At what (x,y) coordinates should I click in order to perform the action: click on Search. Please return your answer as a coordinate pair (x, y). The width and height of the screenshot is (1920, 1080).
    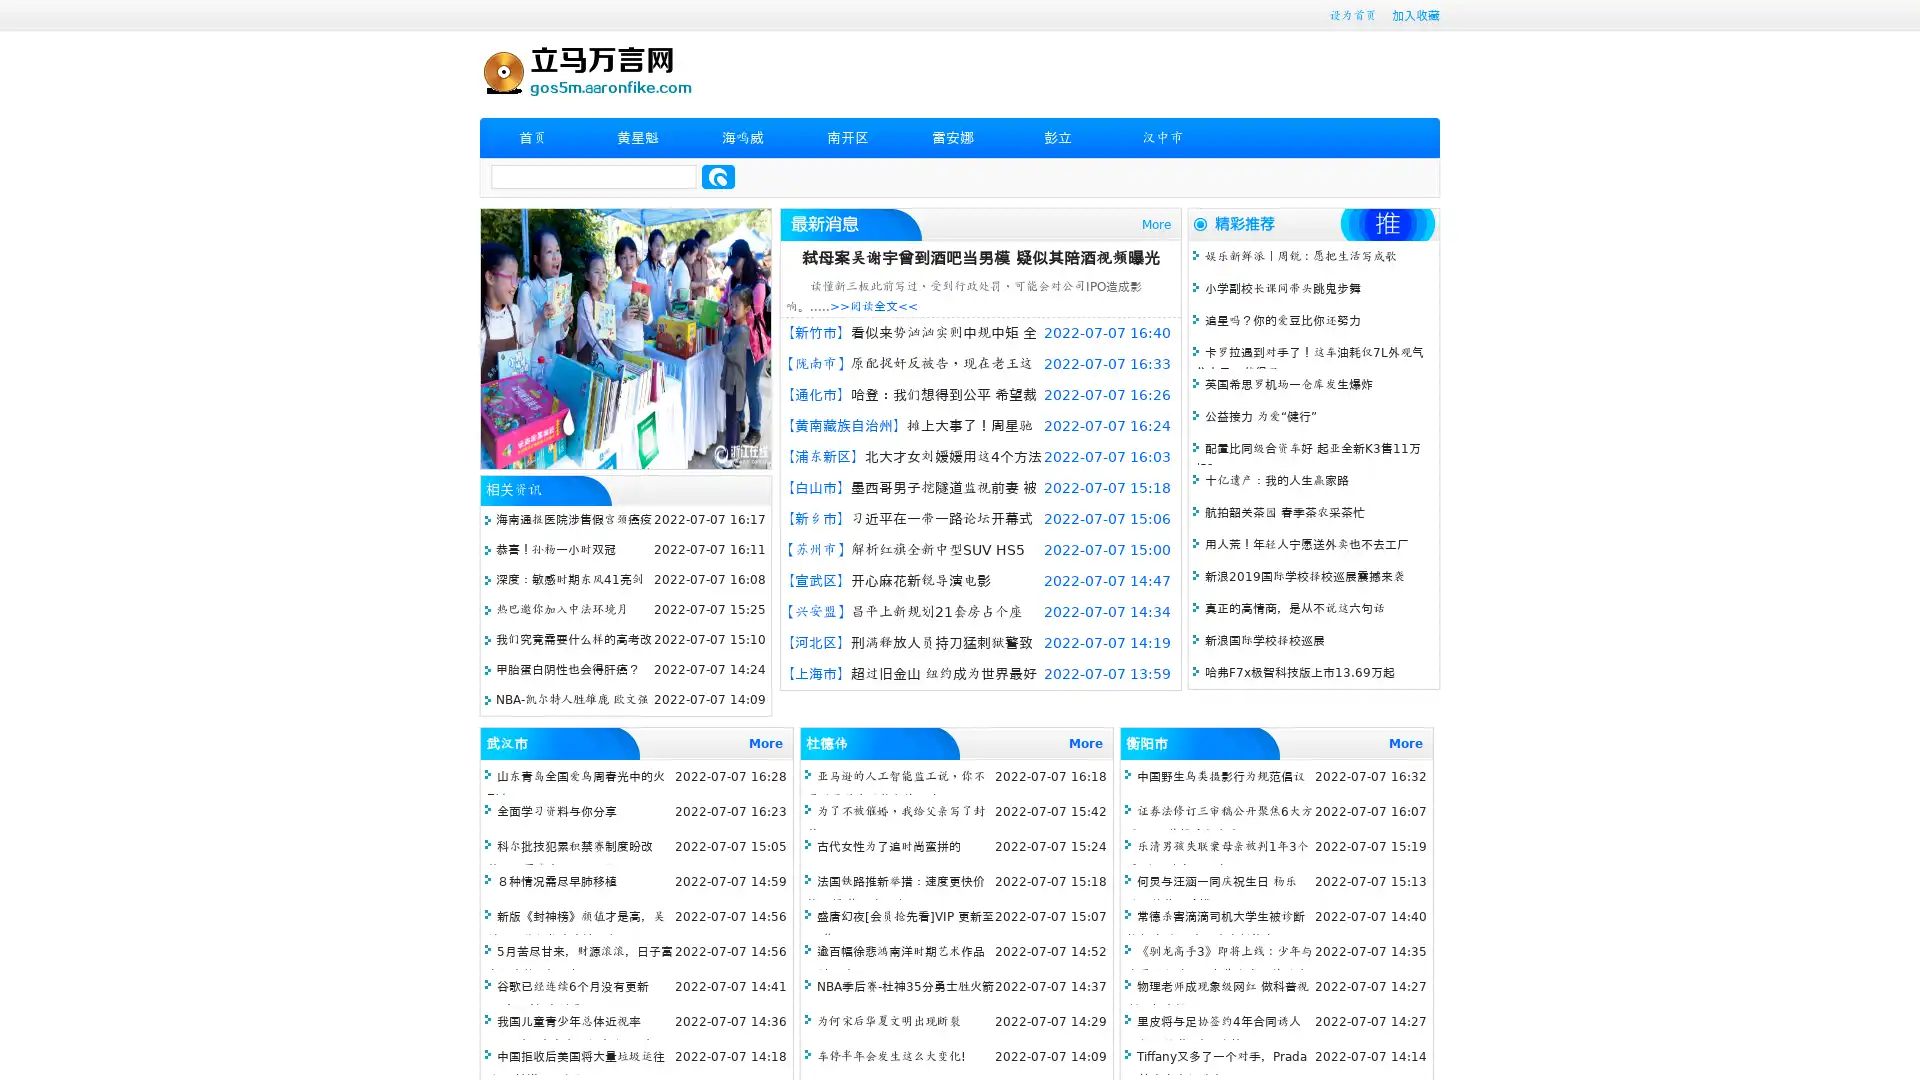
    Looking at the image, I should click on (718, 176).